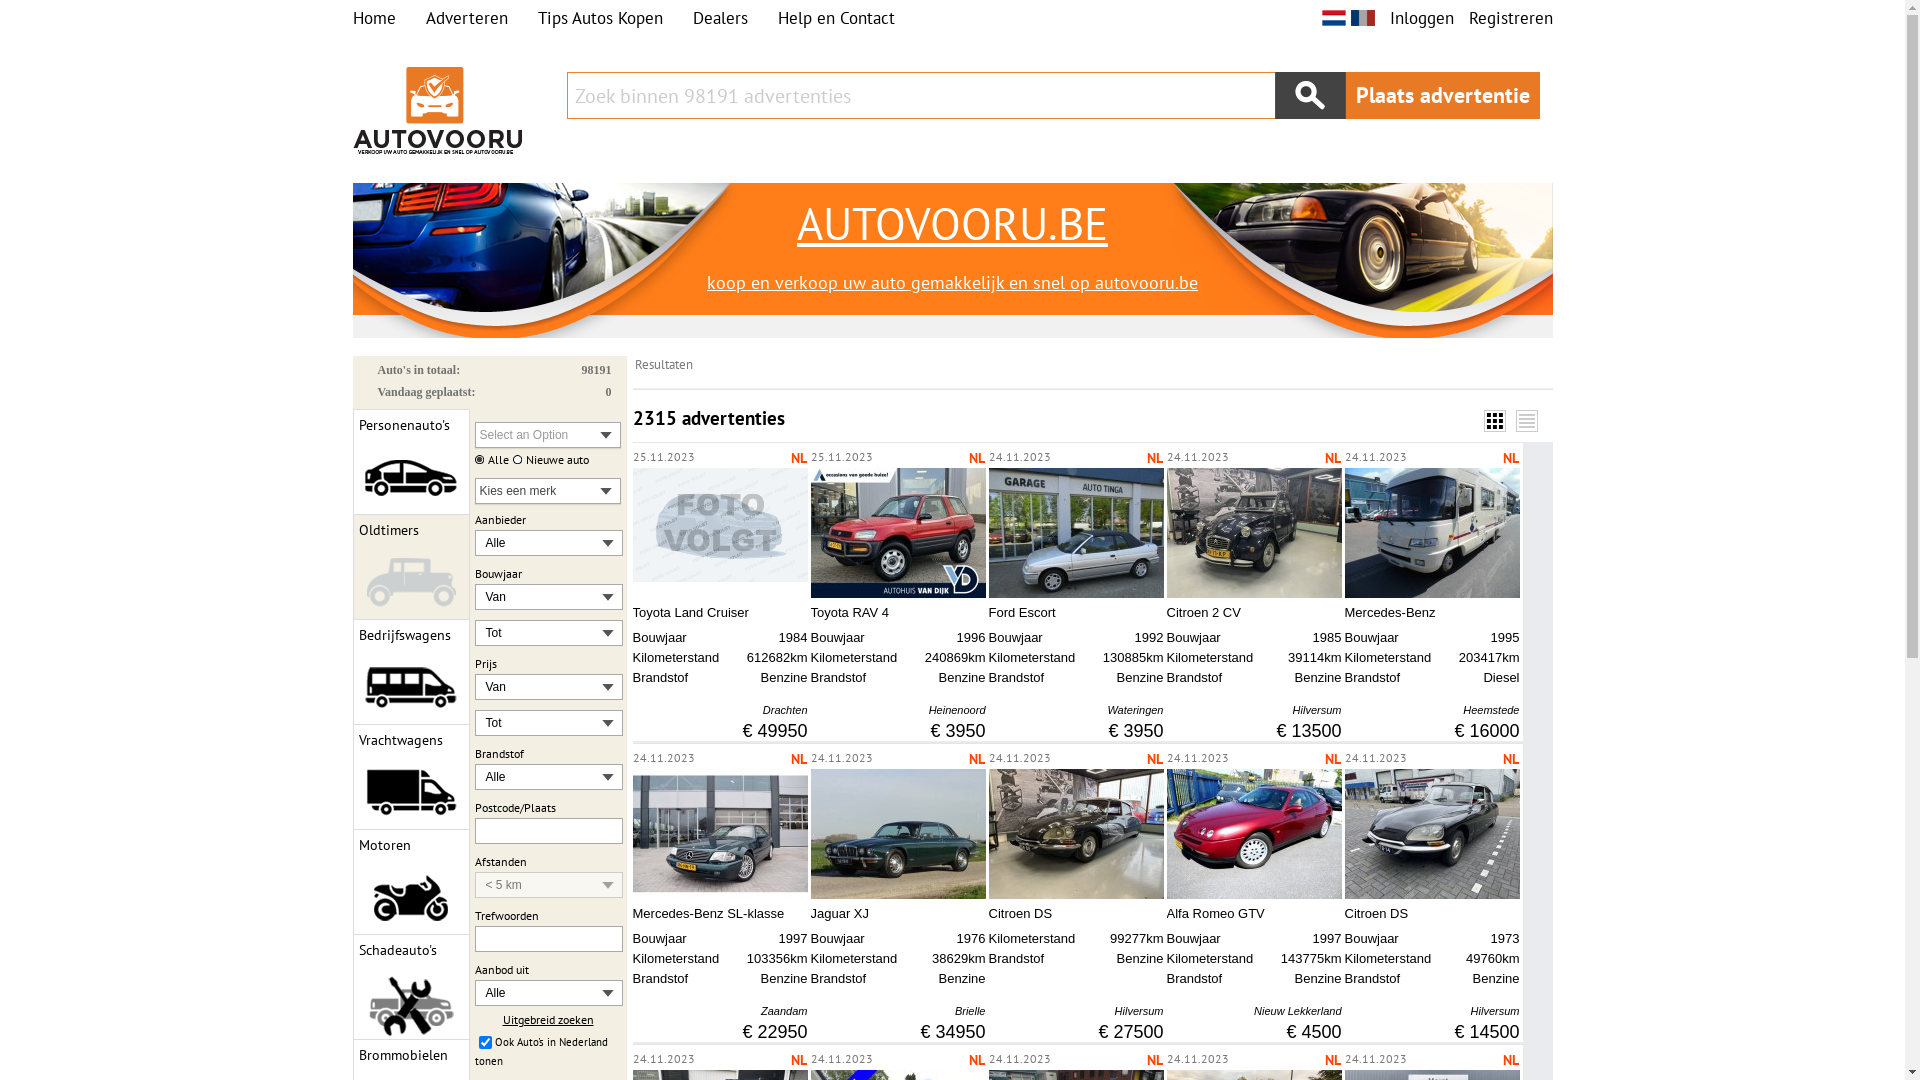 The image size is (1920, 1080). What do you see at coordinates (950, 282) in the screenshot?
I see `'koop en verkoop uw auto gemakkelijk en snel op autovooru.be'` at bounding box center [950, 282].